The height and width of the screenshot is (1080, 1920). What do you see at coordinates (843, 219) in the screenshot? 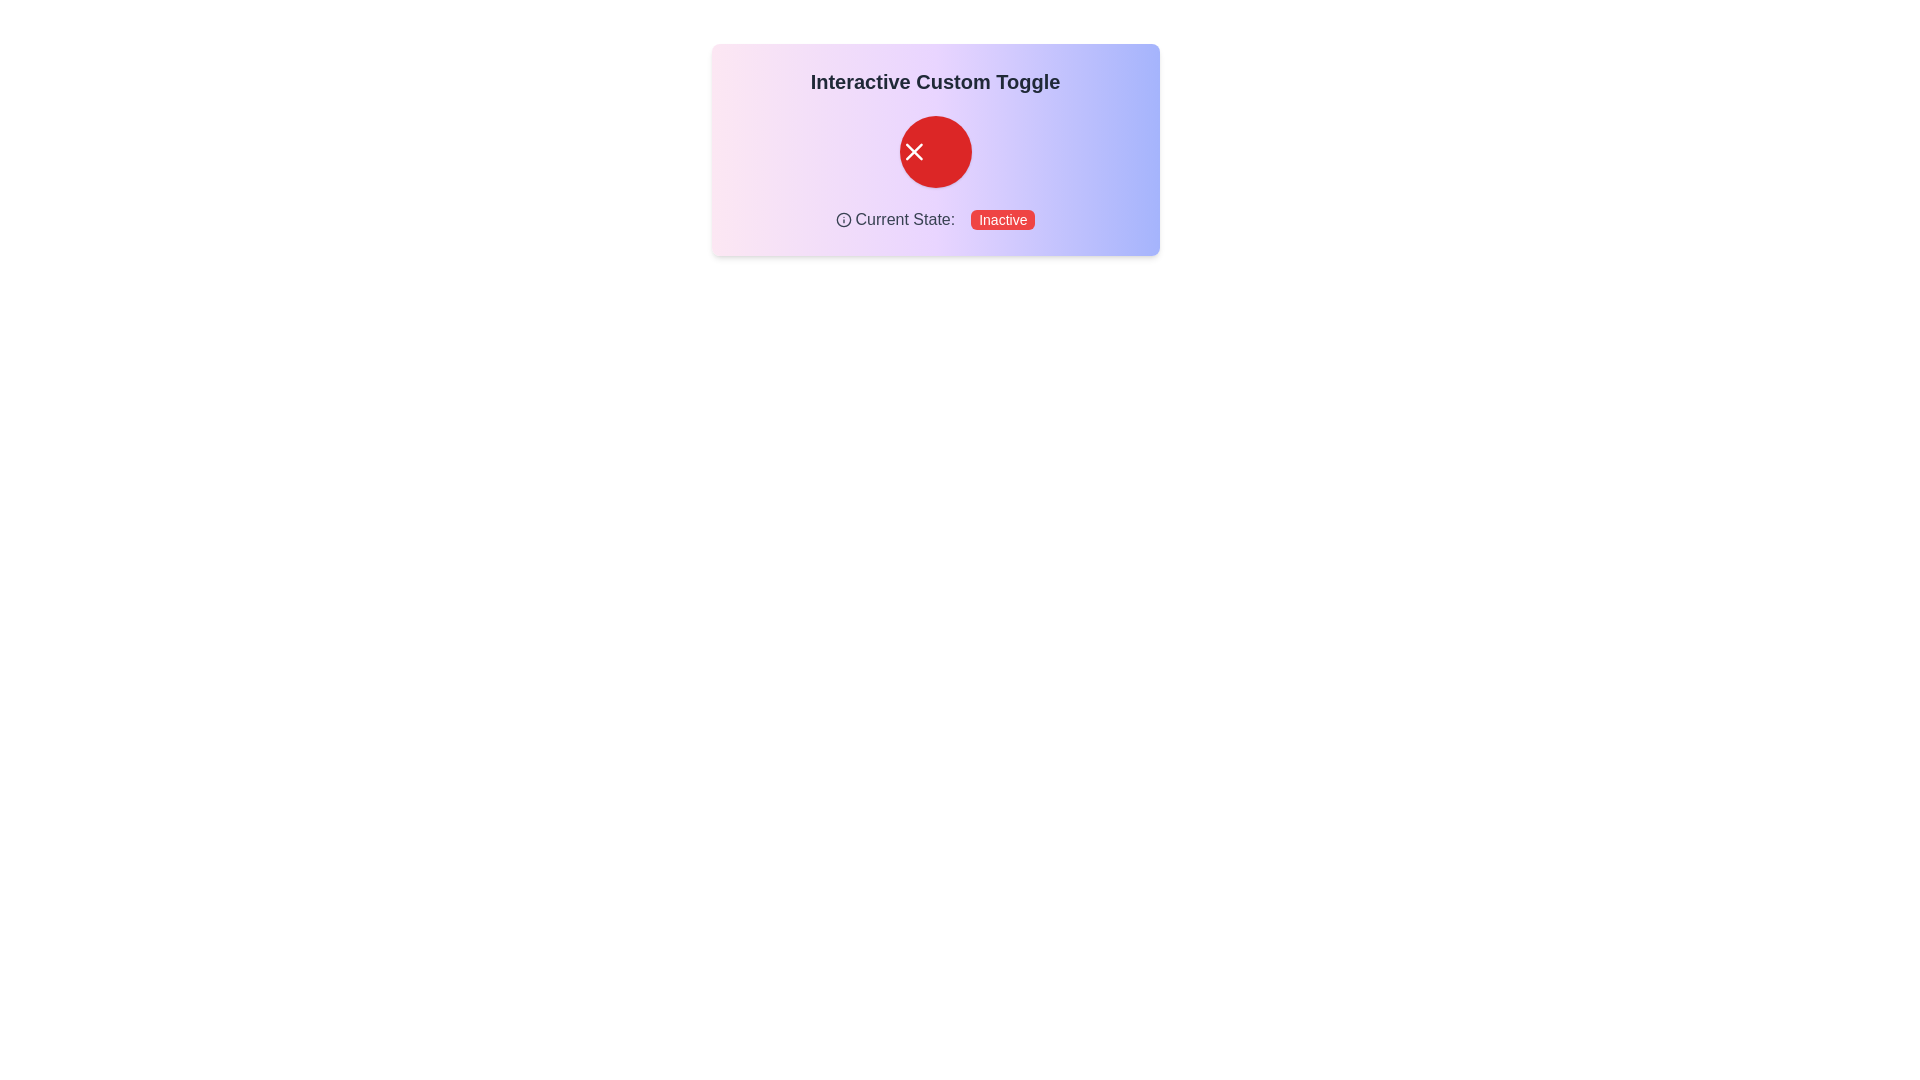
I see `the informational icon located to the left of the 'Current State:' label` at bounding box center [843, 219].